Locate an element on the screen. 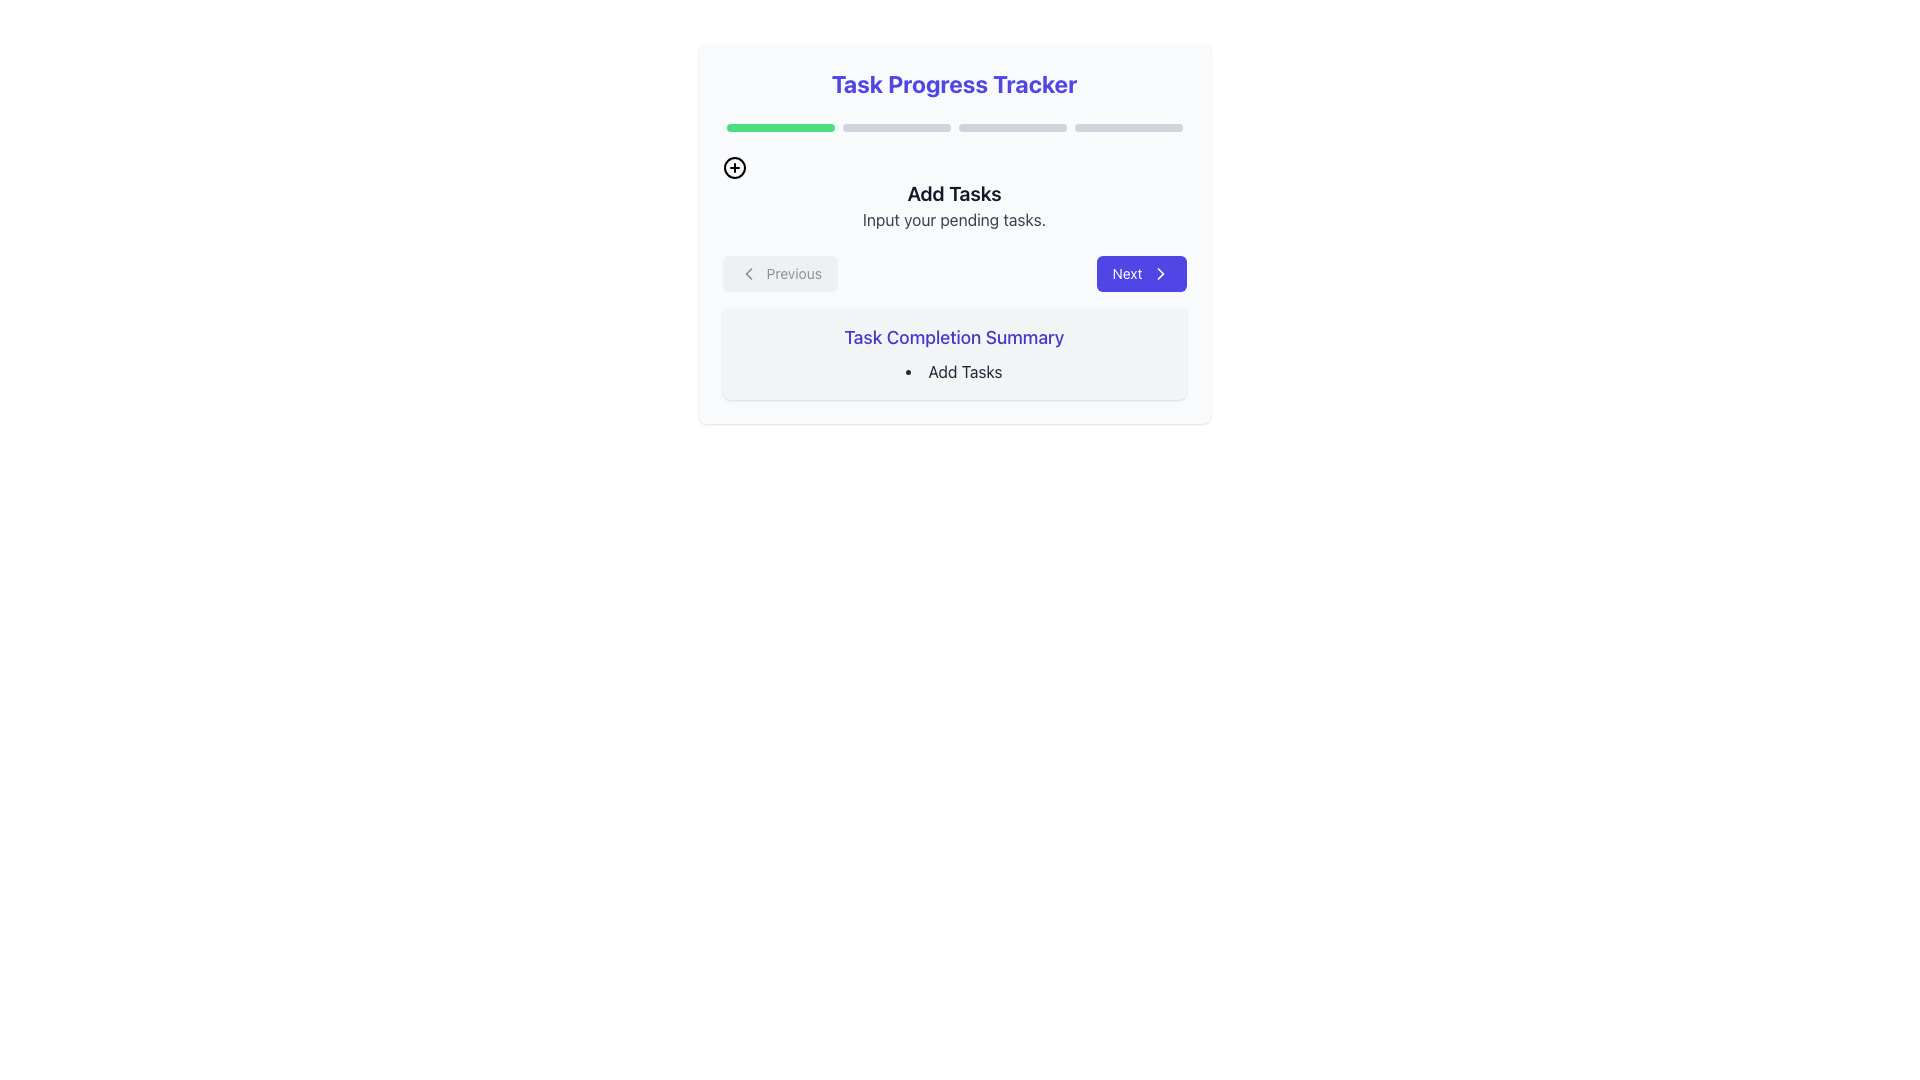 The width and height of the screenshot is (1920, 1080). the text item reading 'Add Tasks' in the bulleted list located beneath the section labeled 'Task Completion Summary' is located at coordinates (953, 371).